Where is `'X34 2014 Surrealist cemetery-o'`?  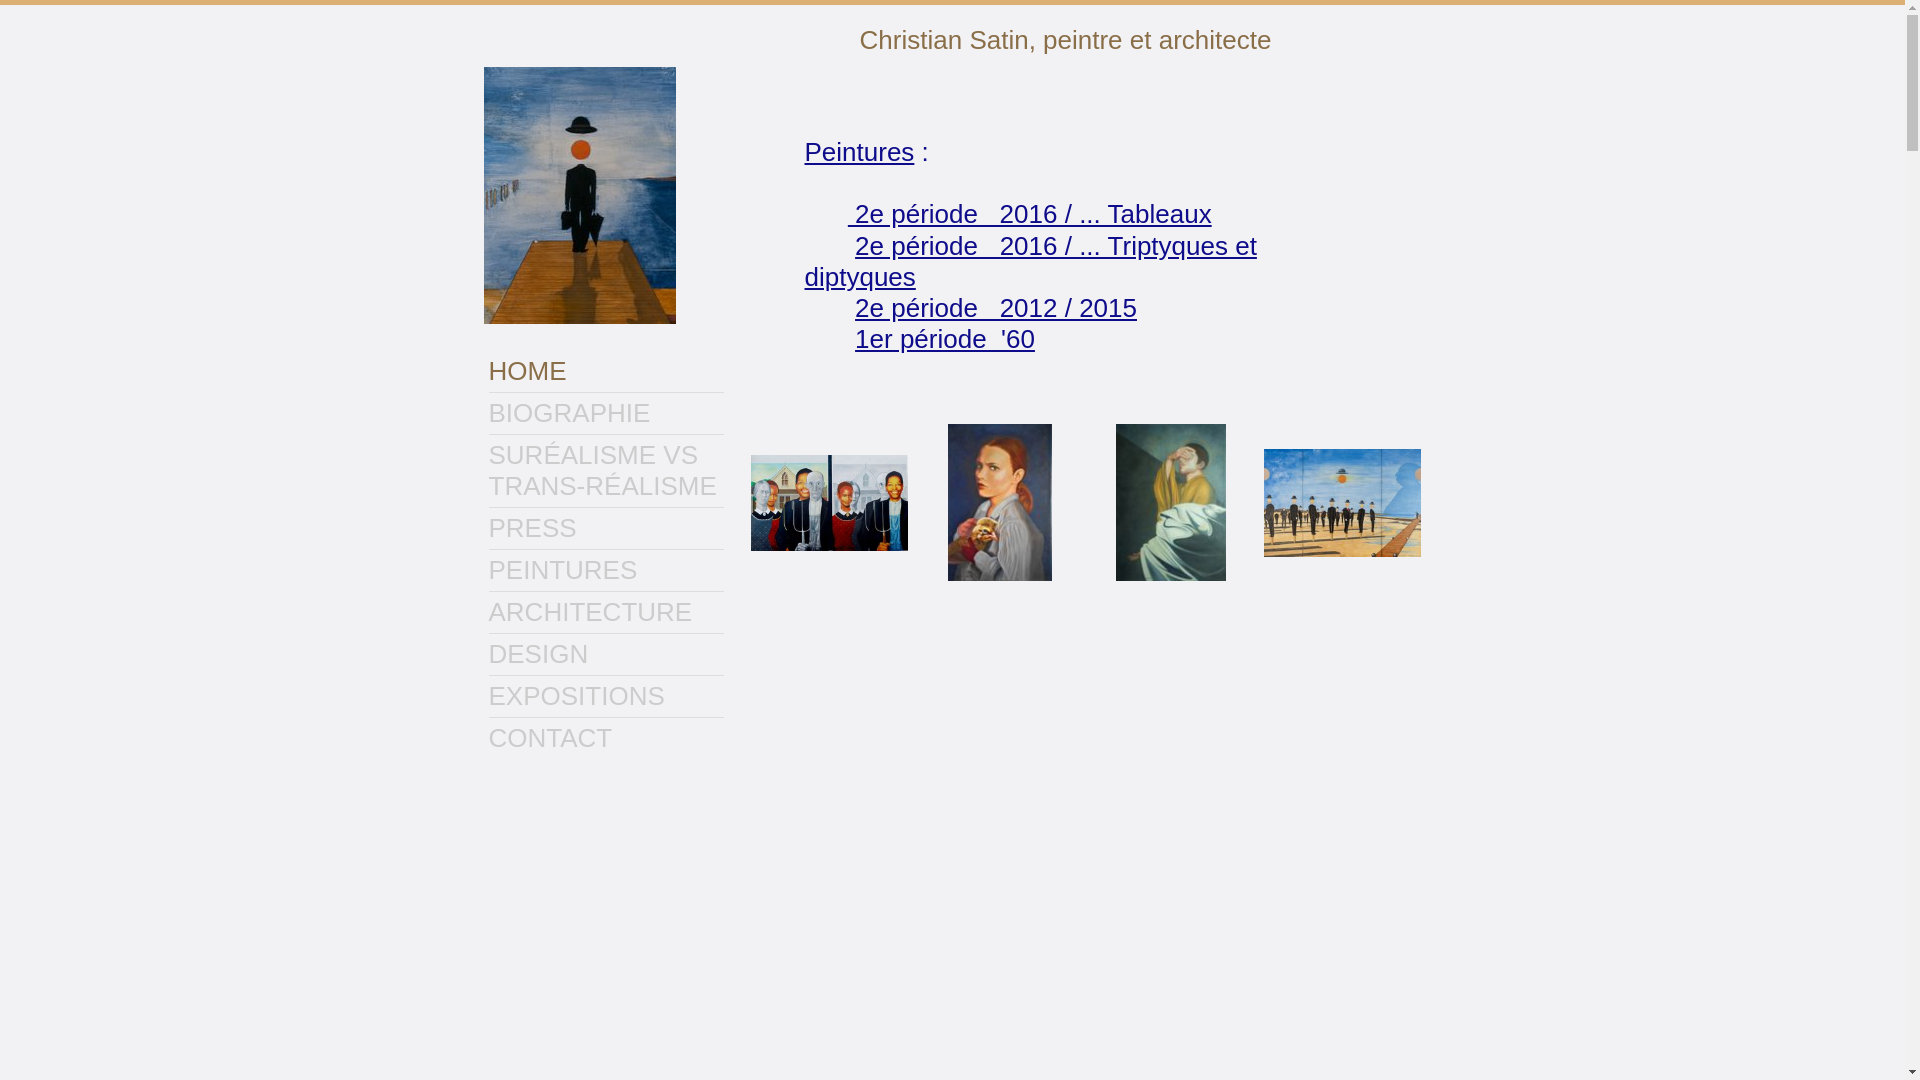 'X34 2014 Surrealist cemetery-o' is located at coordinates (1262, 501).